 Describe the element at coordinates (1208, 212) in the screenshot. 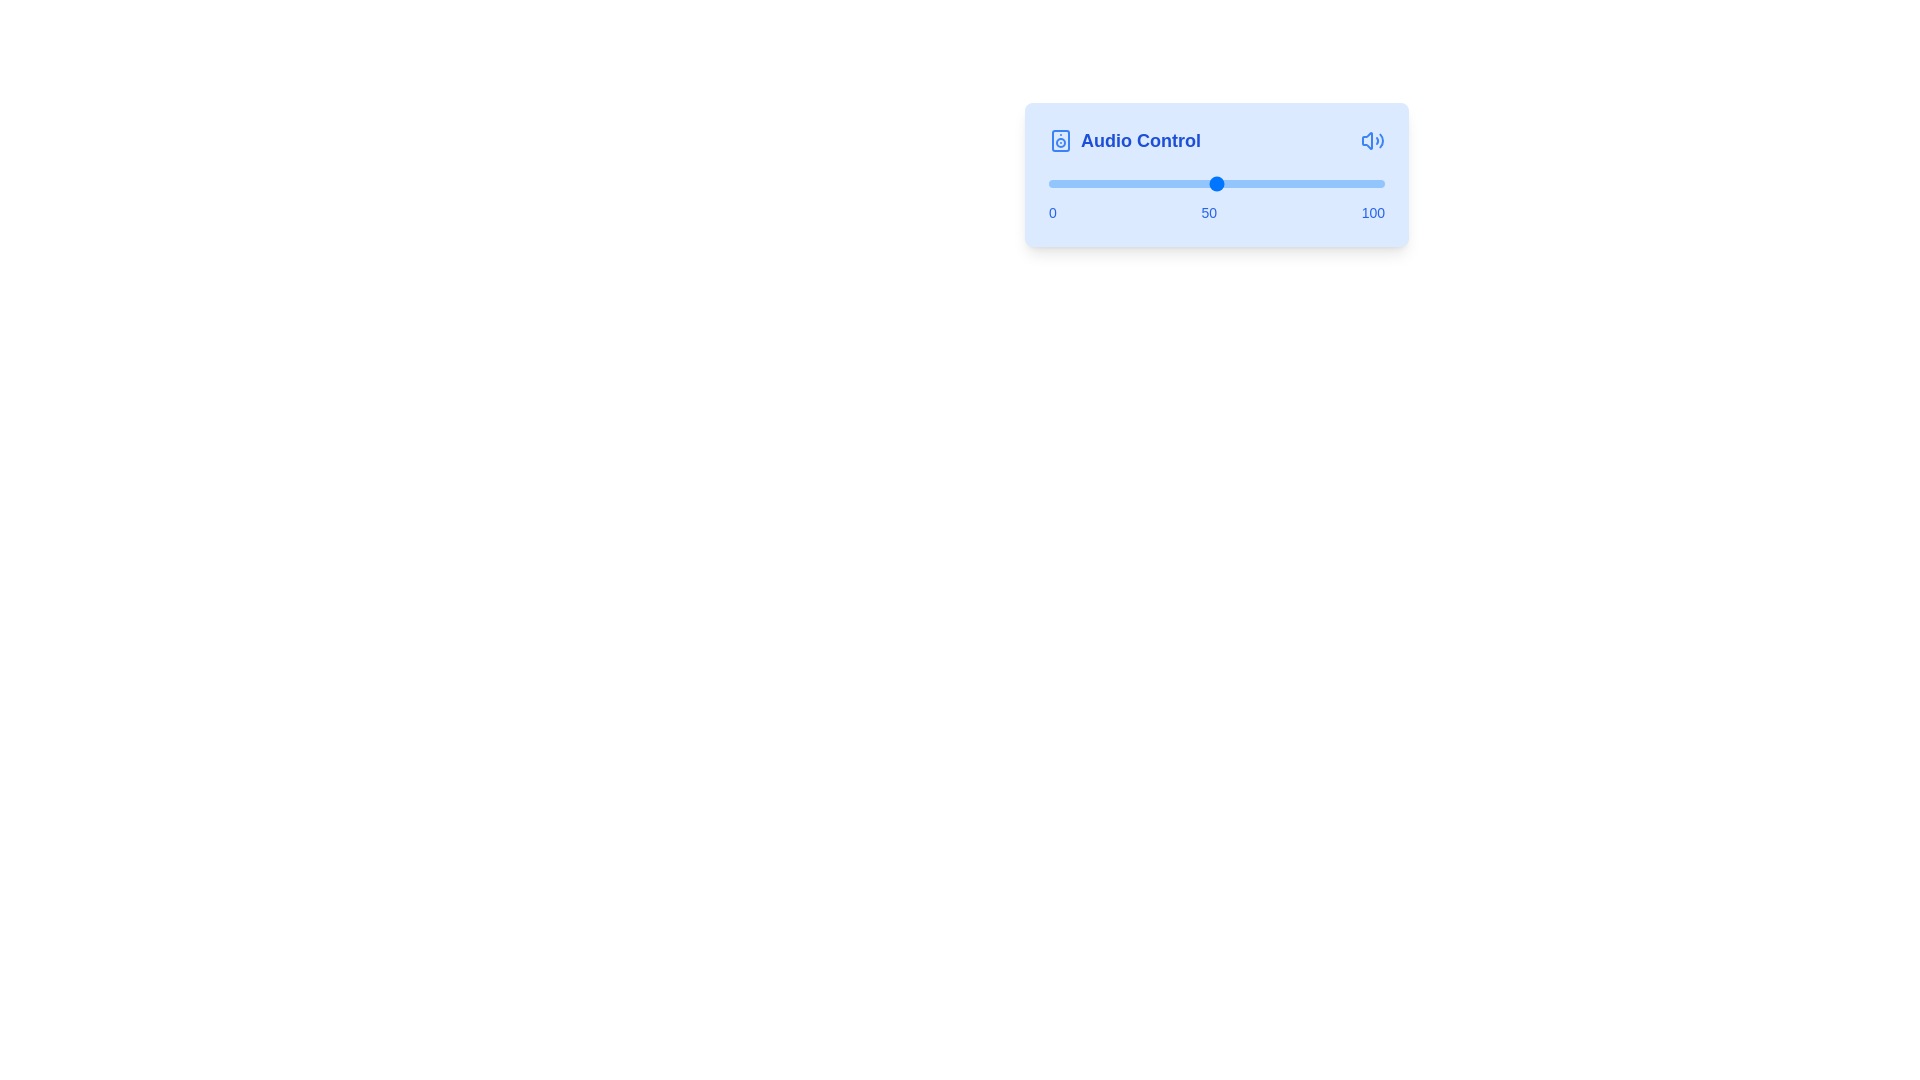

I see `the static text label indicating the midpoint value of the range (50%)` at that location.